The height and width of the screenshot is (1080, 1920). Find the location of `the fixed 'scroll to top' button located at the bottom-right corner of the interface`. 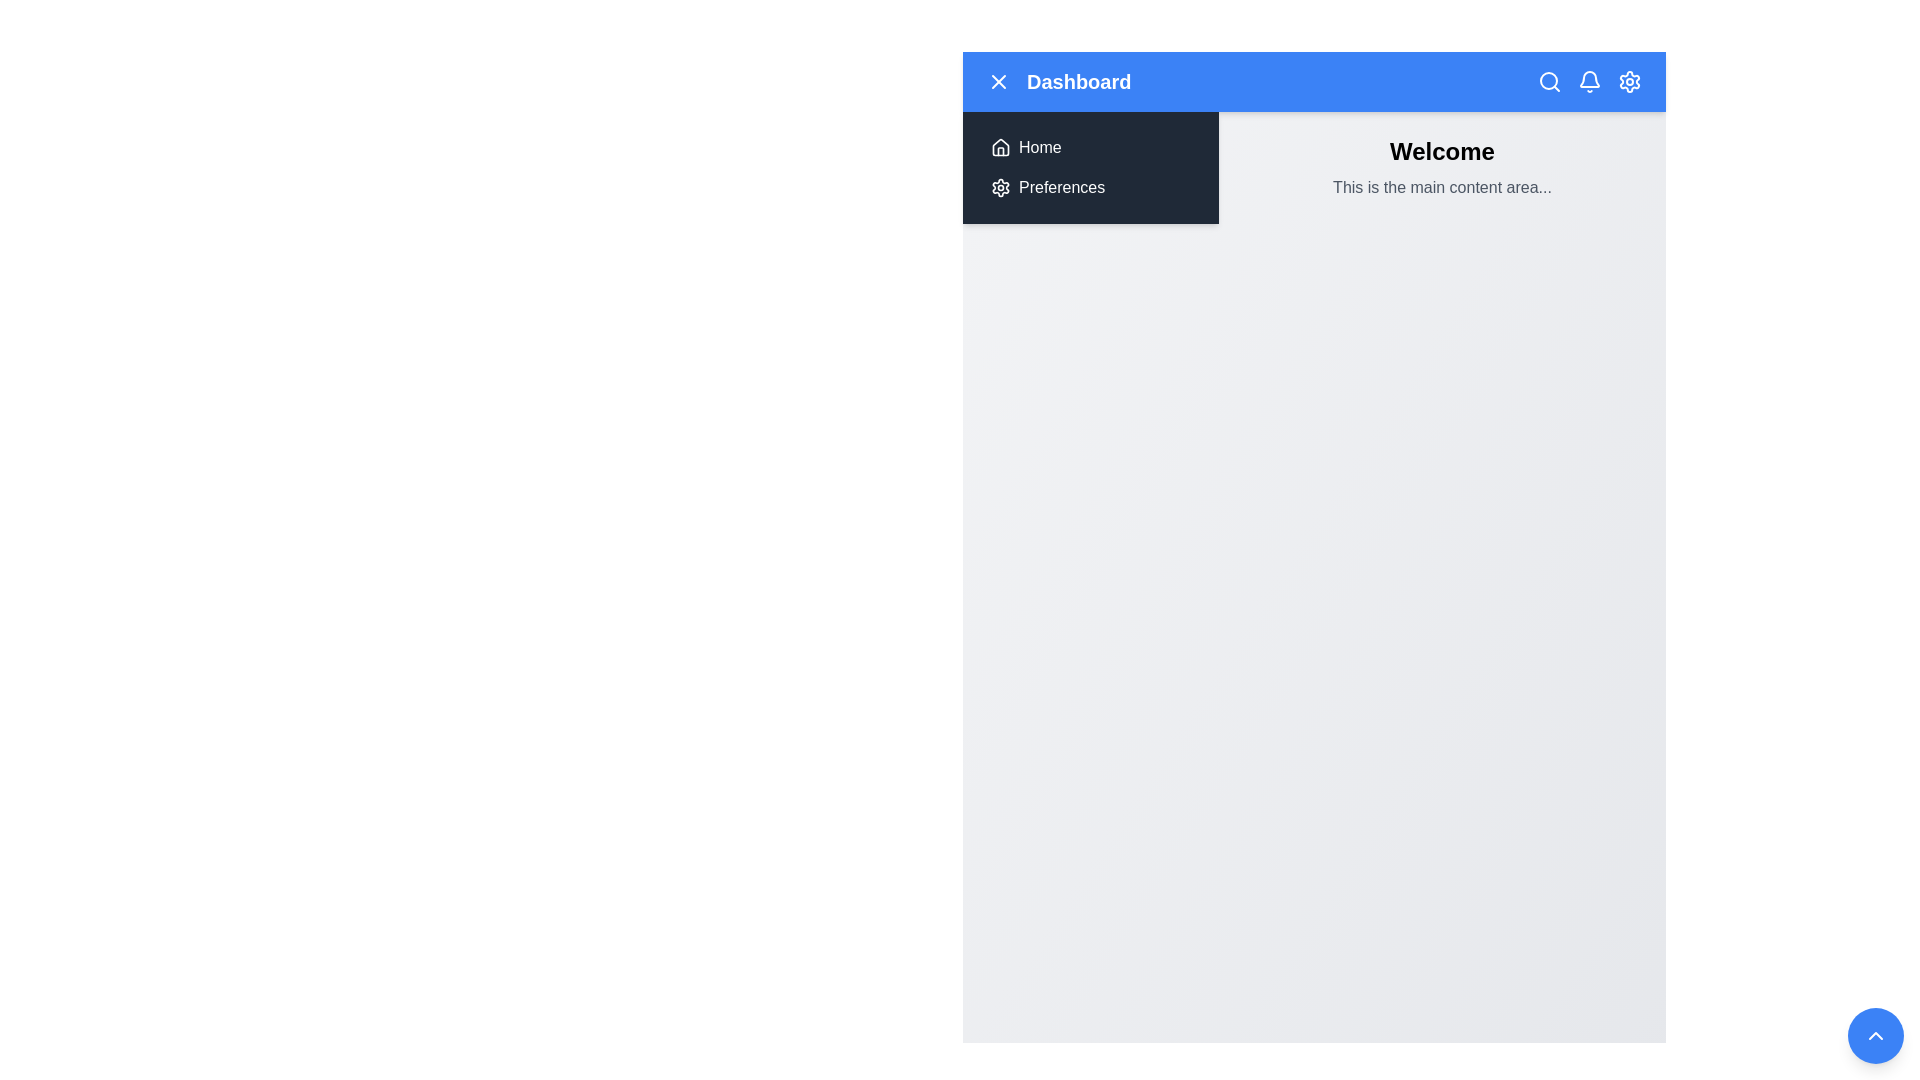

the fixed 'scroll to top' button located at the bottom-right corner of the interface is located at coordinates (1875, 1035).